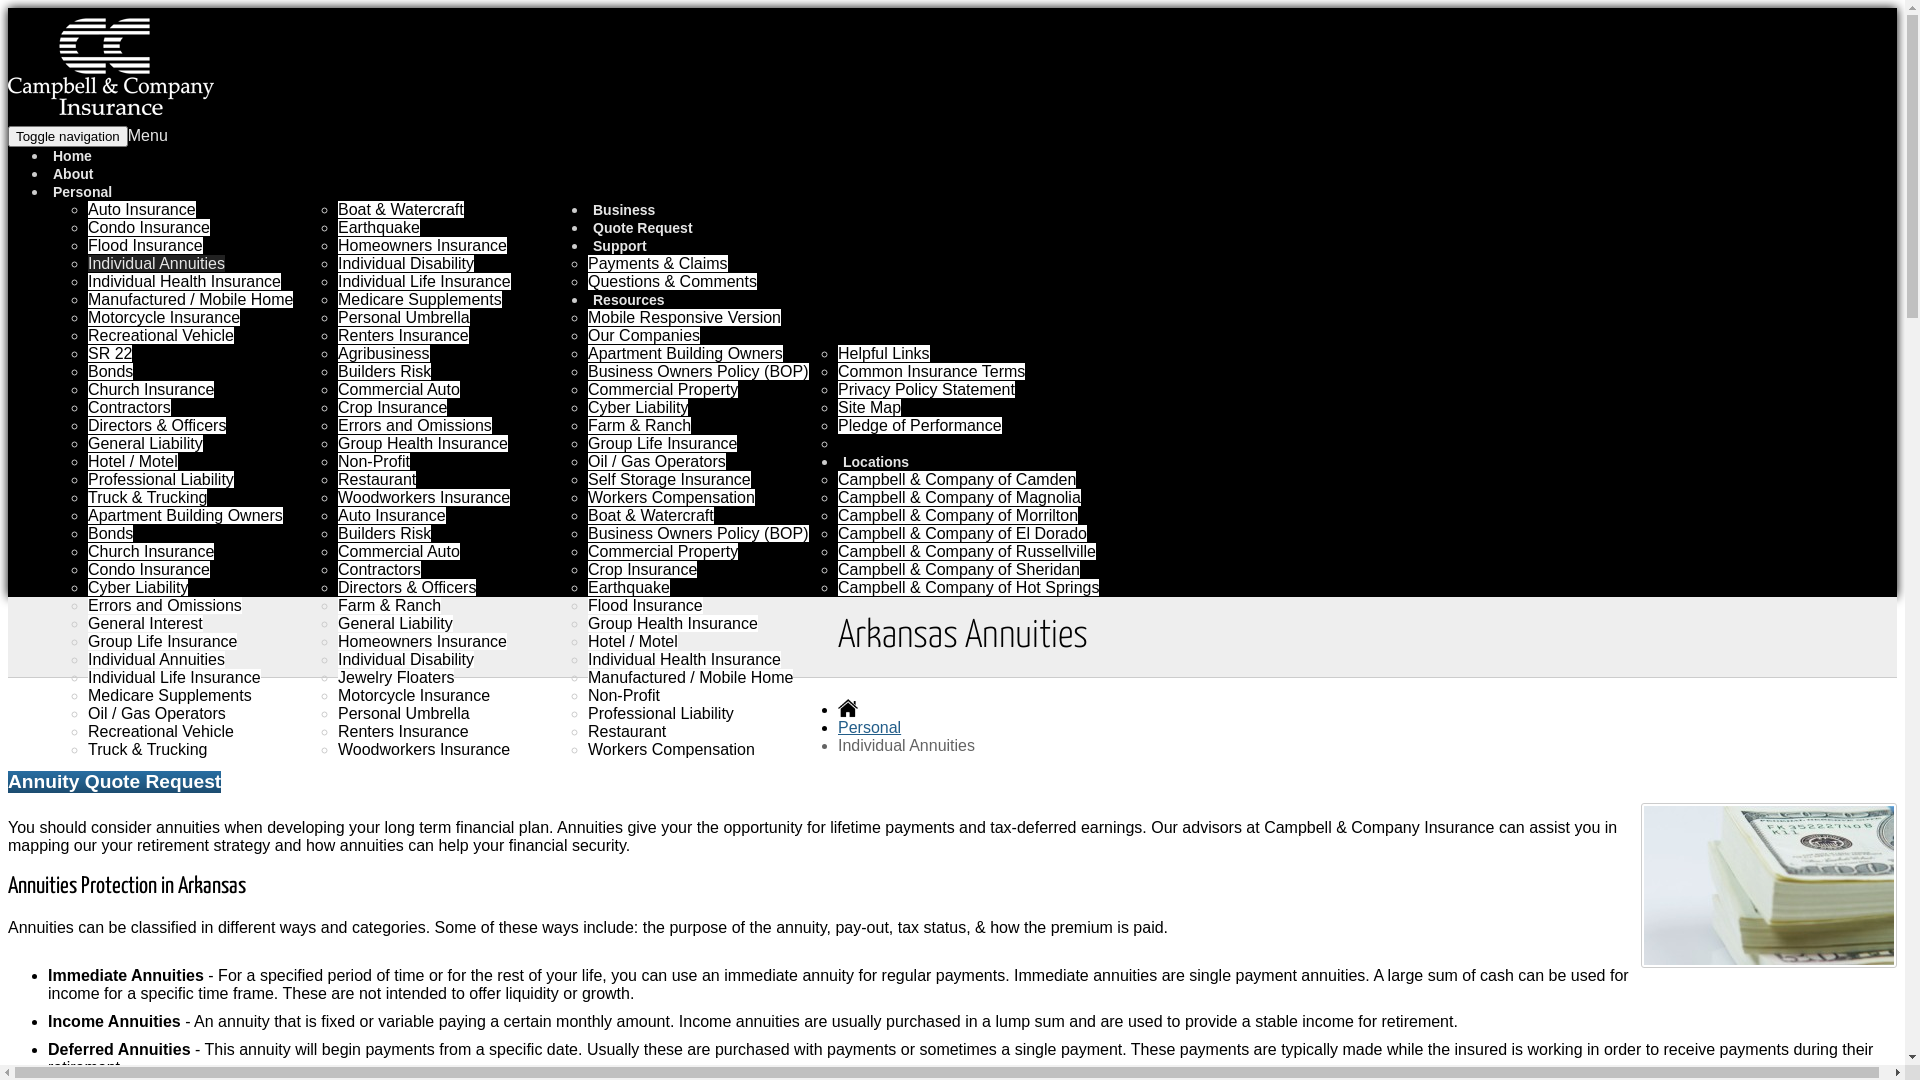 This screenshot has height=1080, width=1920. I want to click on 'Campbell & Company of El Dorado', so click(962, 532).